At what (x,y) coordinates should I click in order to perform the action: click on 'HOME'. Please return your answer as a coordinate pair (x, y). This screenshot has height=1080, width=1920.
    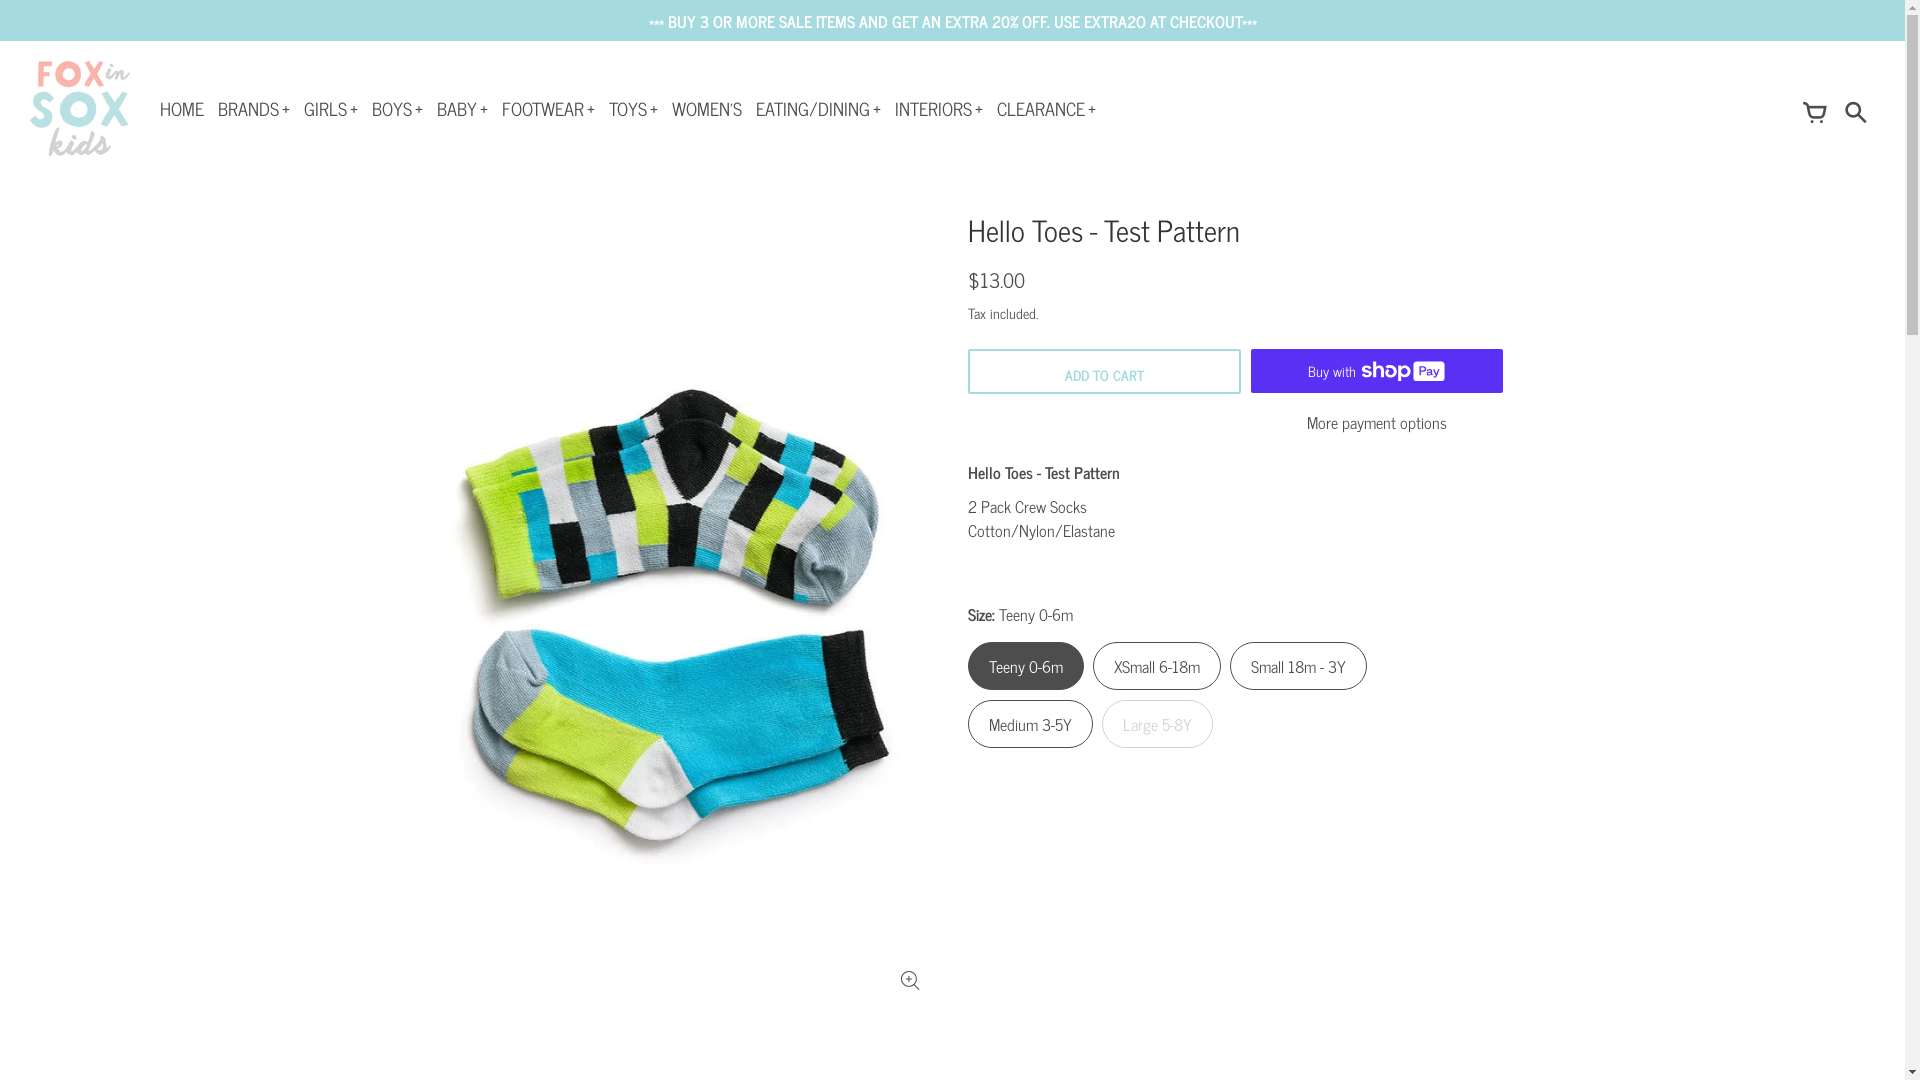
    Looking at the image, I should click on (182, 108).